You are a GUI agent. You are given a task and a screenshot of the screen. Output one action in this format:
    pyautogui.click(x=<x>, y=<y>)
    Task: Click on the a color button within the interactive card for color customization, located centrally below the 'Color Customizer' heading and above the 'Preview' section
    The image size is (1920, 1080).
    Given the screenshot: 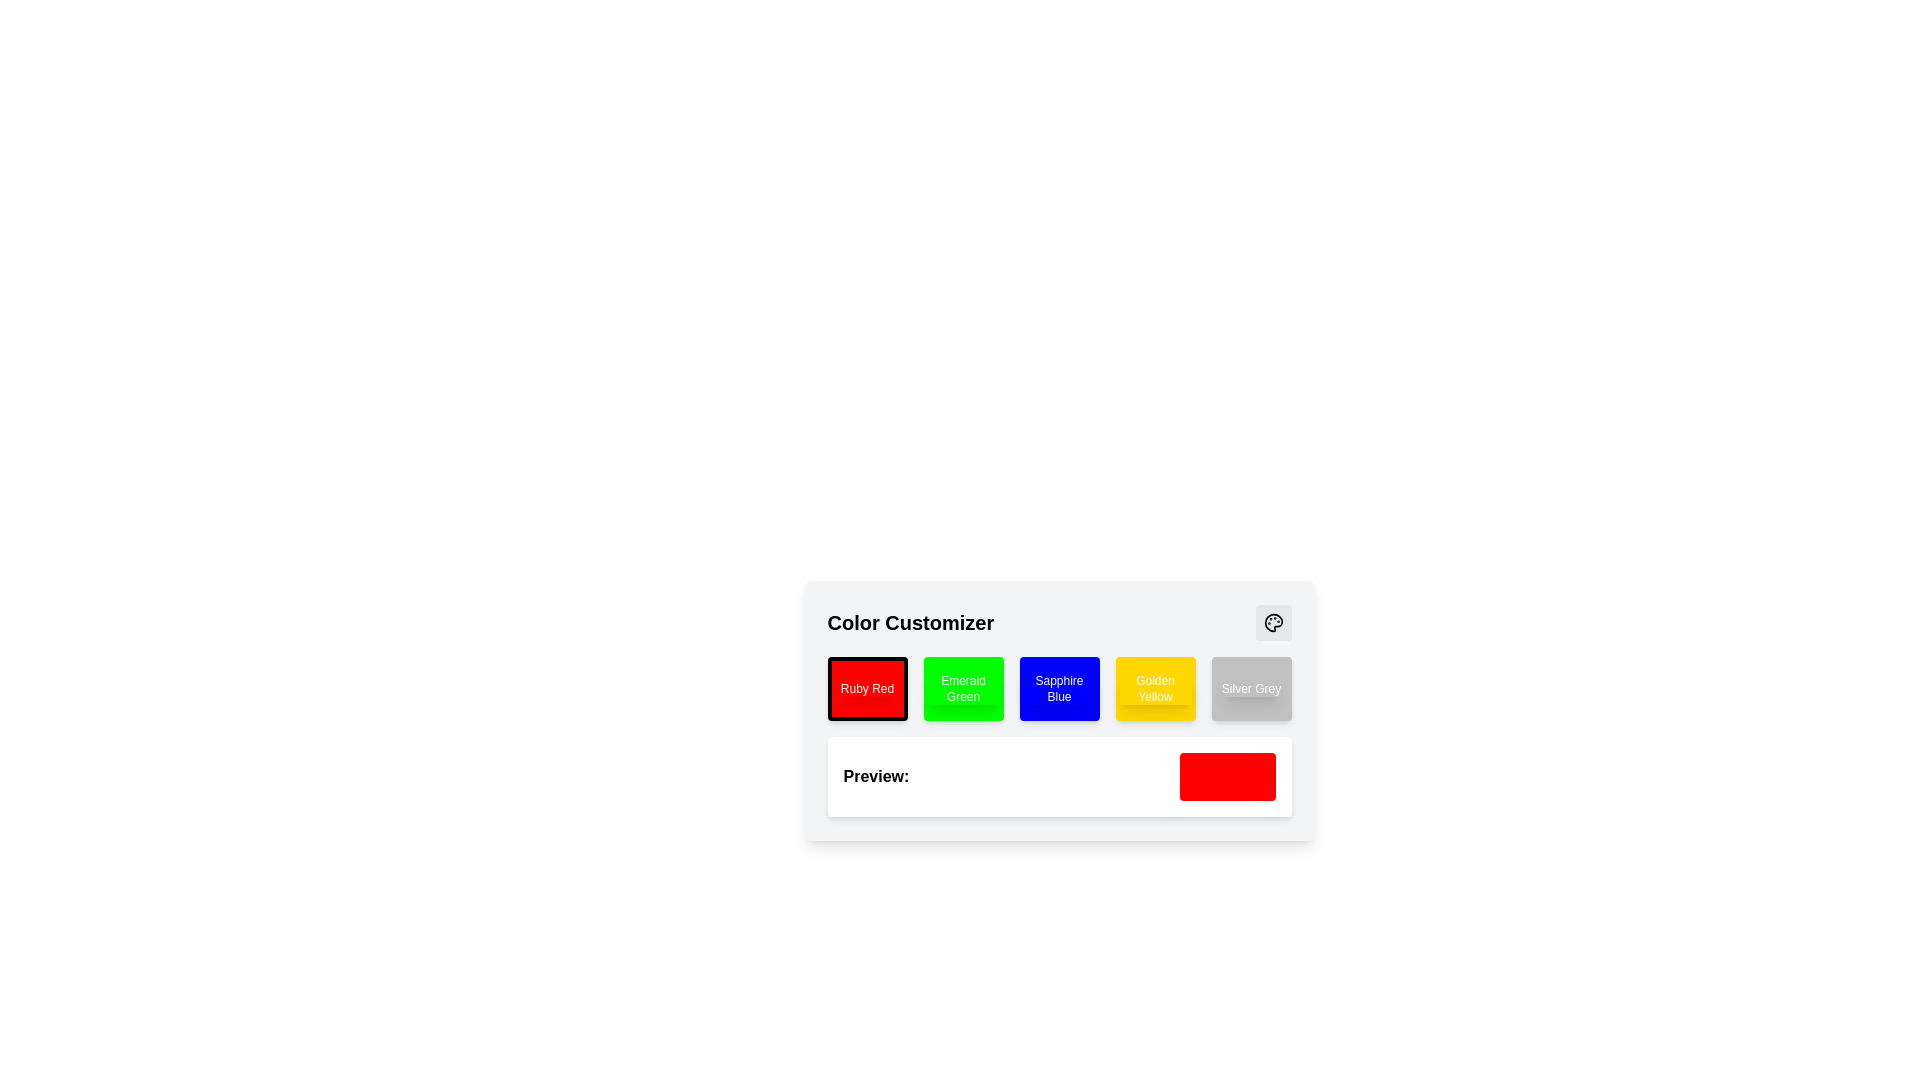 What is the action you would take?
    pyautogui.click(x=1058, y=709)
    